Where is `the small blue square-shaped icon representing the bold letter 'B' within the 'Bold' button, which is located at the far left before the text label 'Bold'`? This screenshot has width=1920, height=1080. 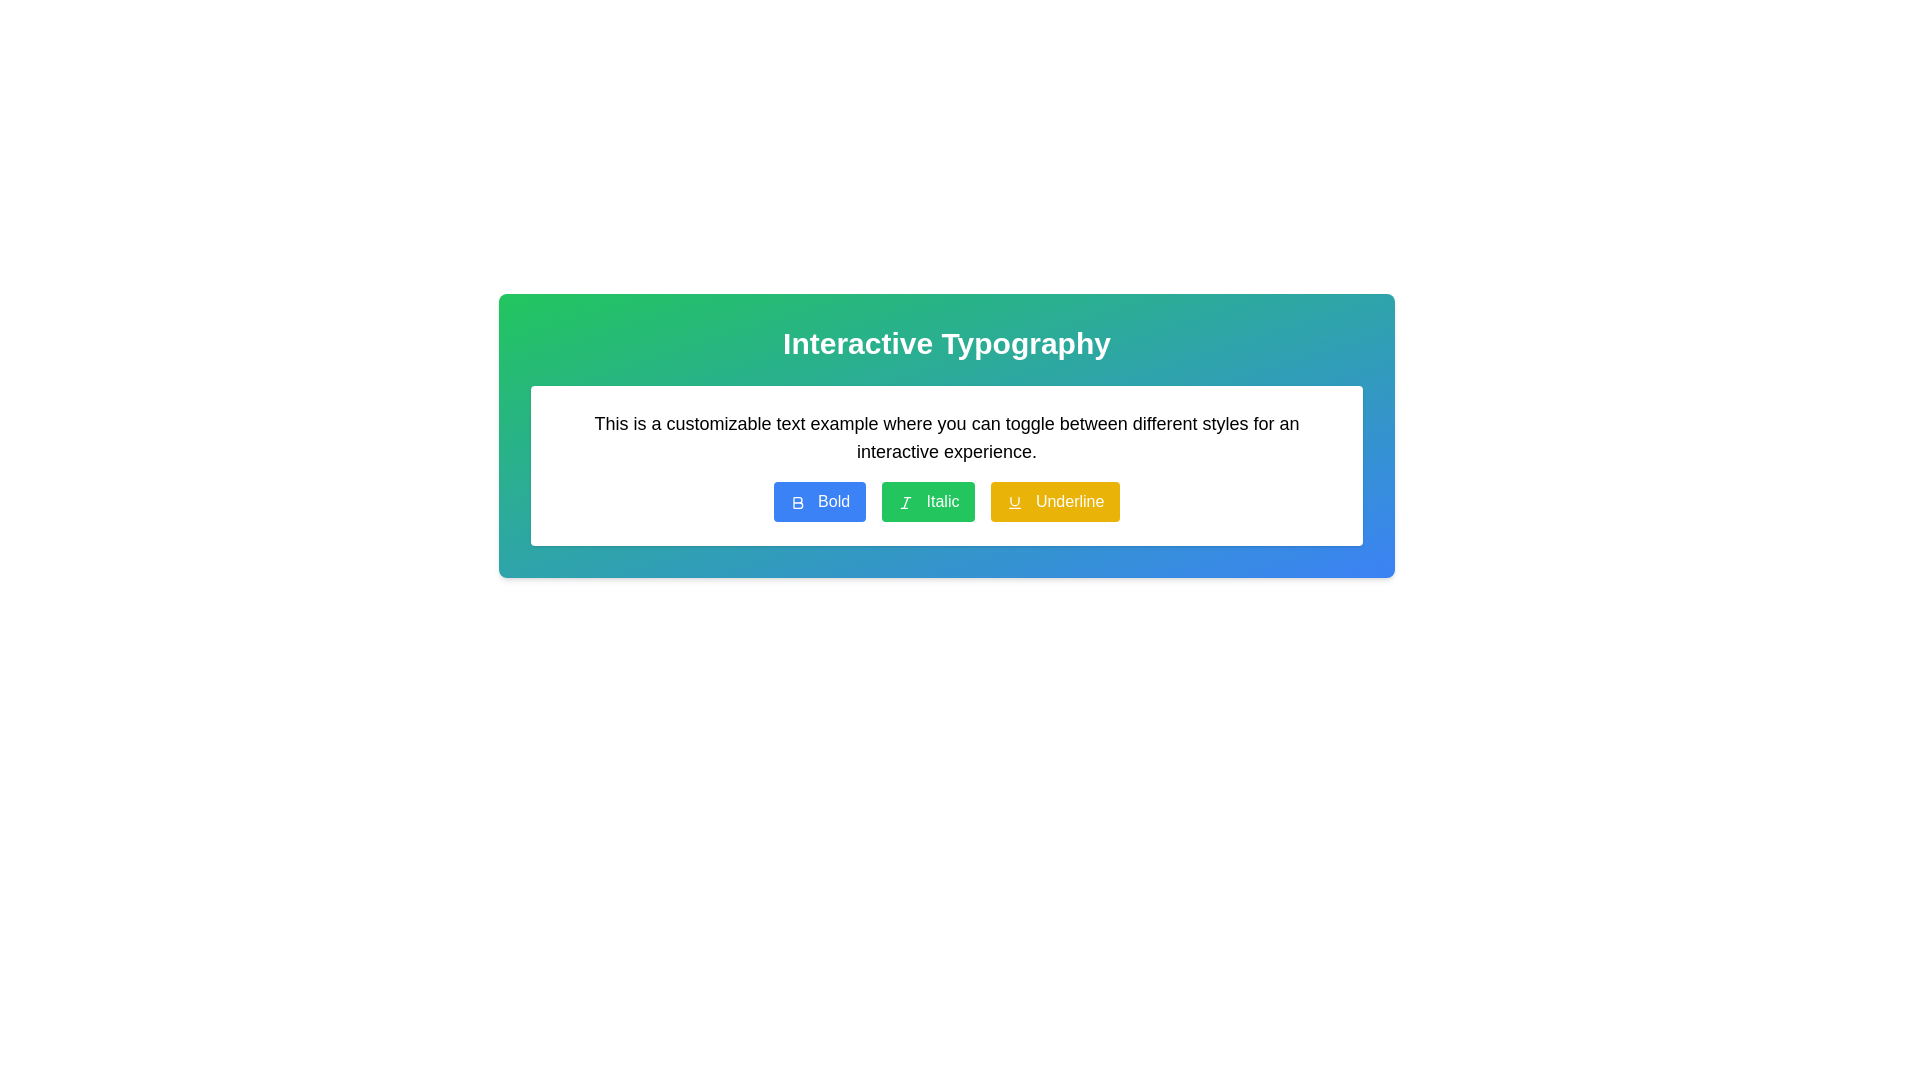
the small blue square-shaped icon representing the bold letter 'B' within the 'Bold' button, which is located at the far left before the text label 'Bold' is located at coordinates (796, 501).